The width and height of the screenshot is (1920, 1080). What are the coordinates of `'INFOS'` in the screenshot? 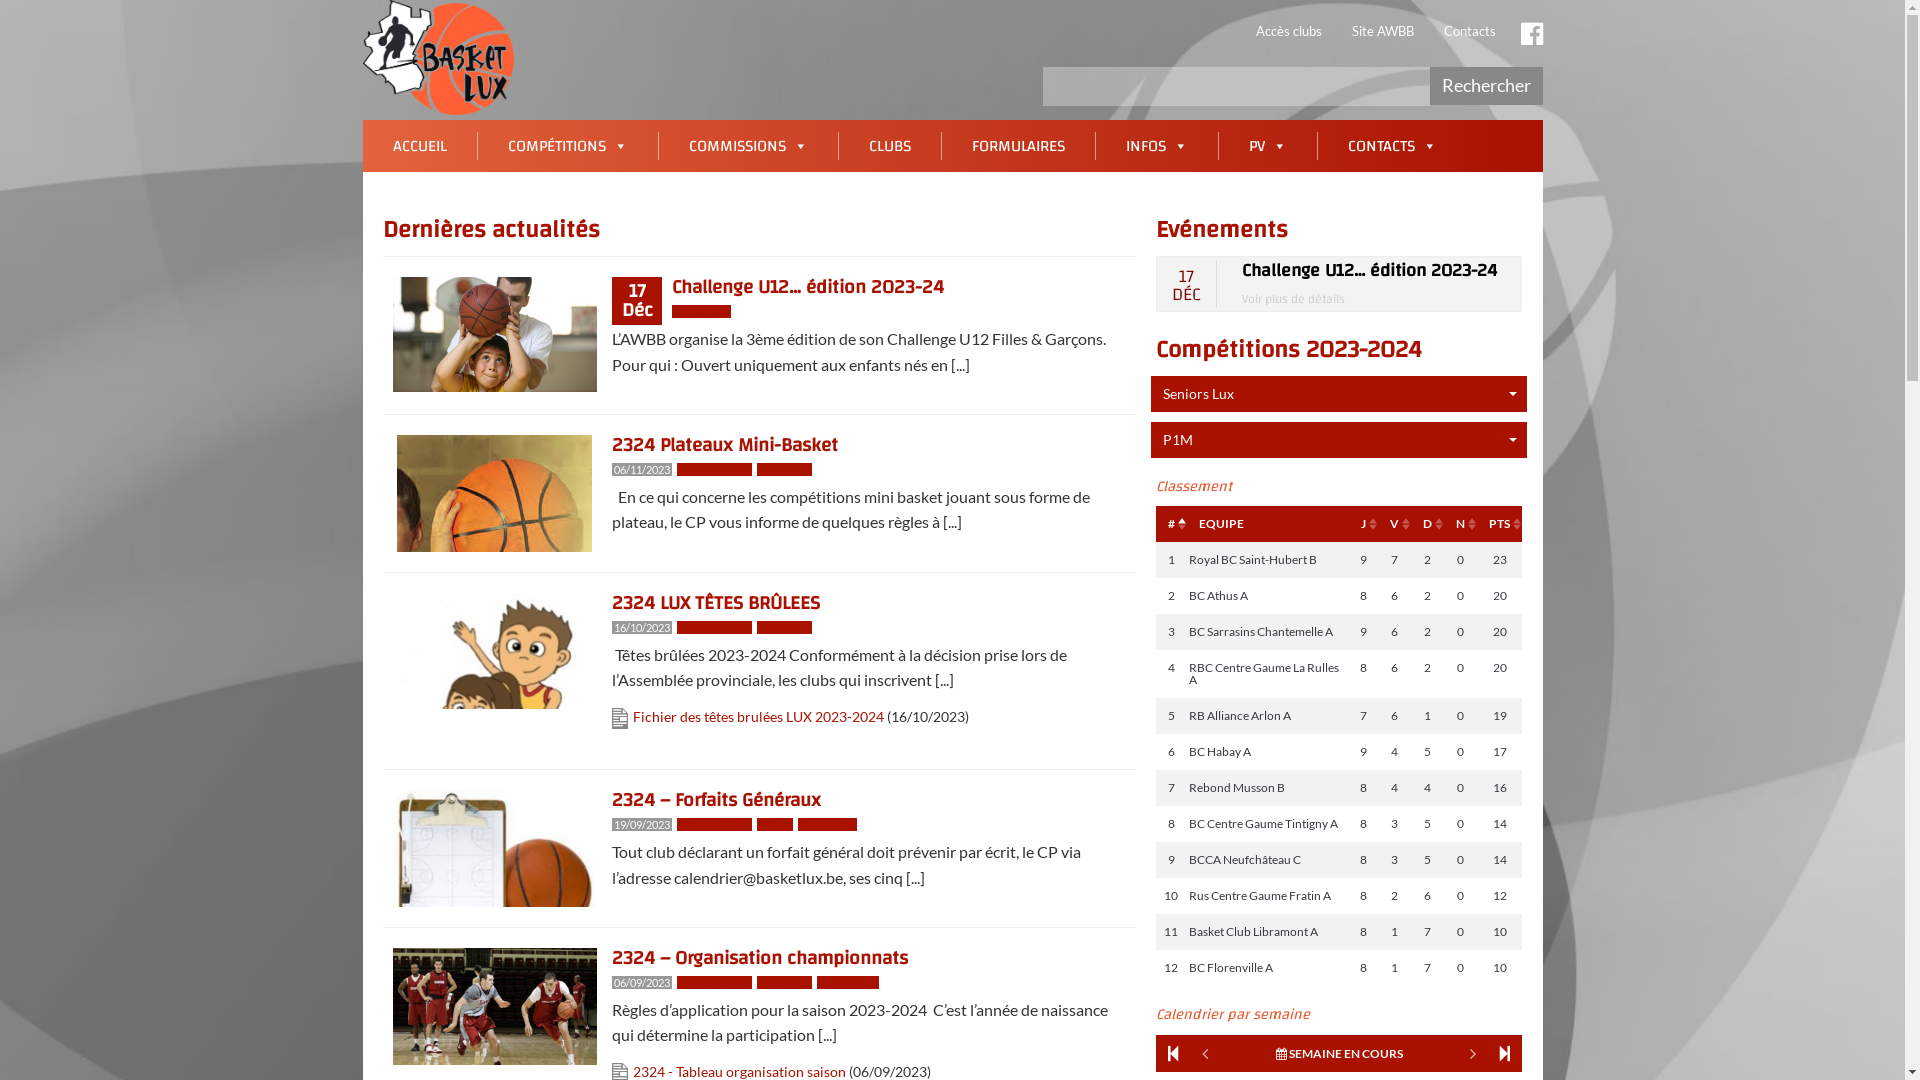 It's located at (1156, 145).